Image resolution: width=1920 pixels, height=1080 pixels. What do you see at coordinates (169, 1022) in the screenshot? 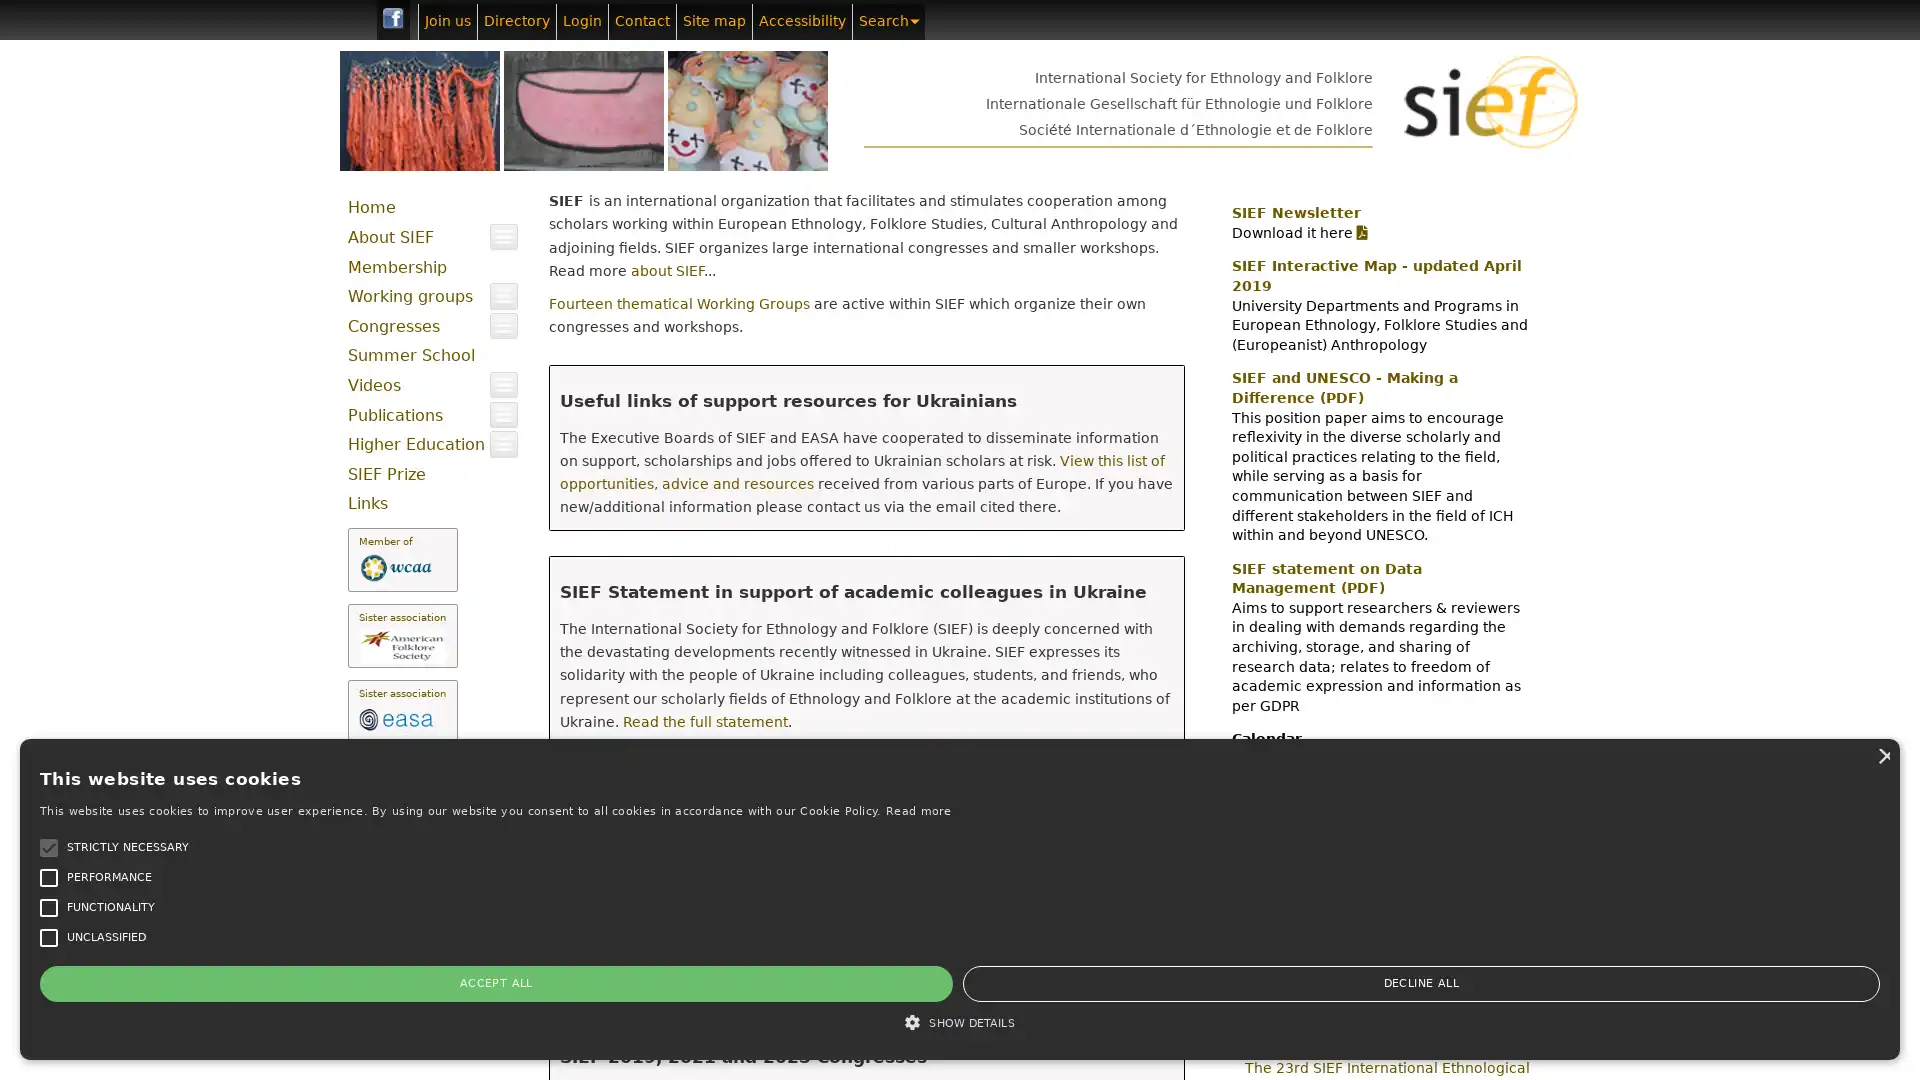
I see `SHOW DETAILS` at bounding box center [169, 1022].